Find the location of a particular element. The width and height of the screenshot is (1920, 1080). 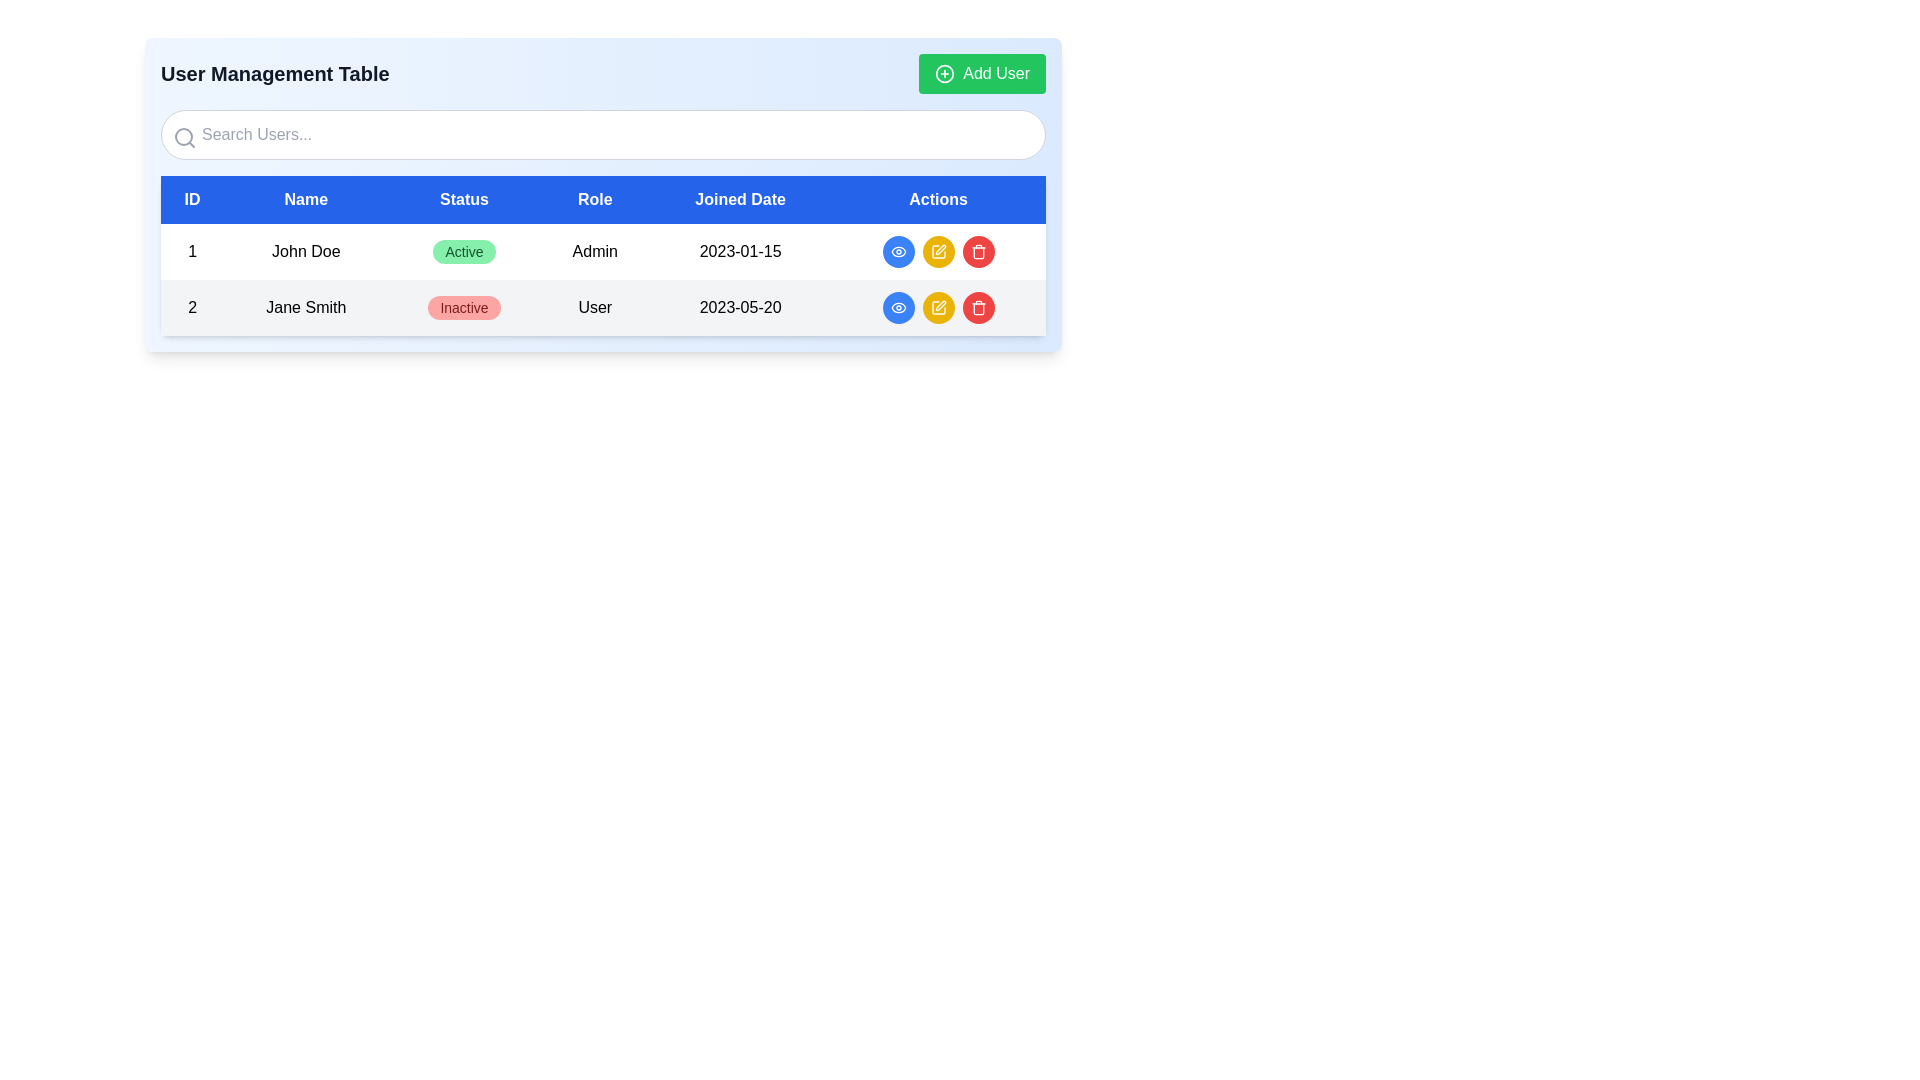

the 'Inactive' badge indicating the status of user Jane Smith in the second row of the user management table is located at coordinates (463, 308).